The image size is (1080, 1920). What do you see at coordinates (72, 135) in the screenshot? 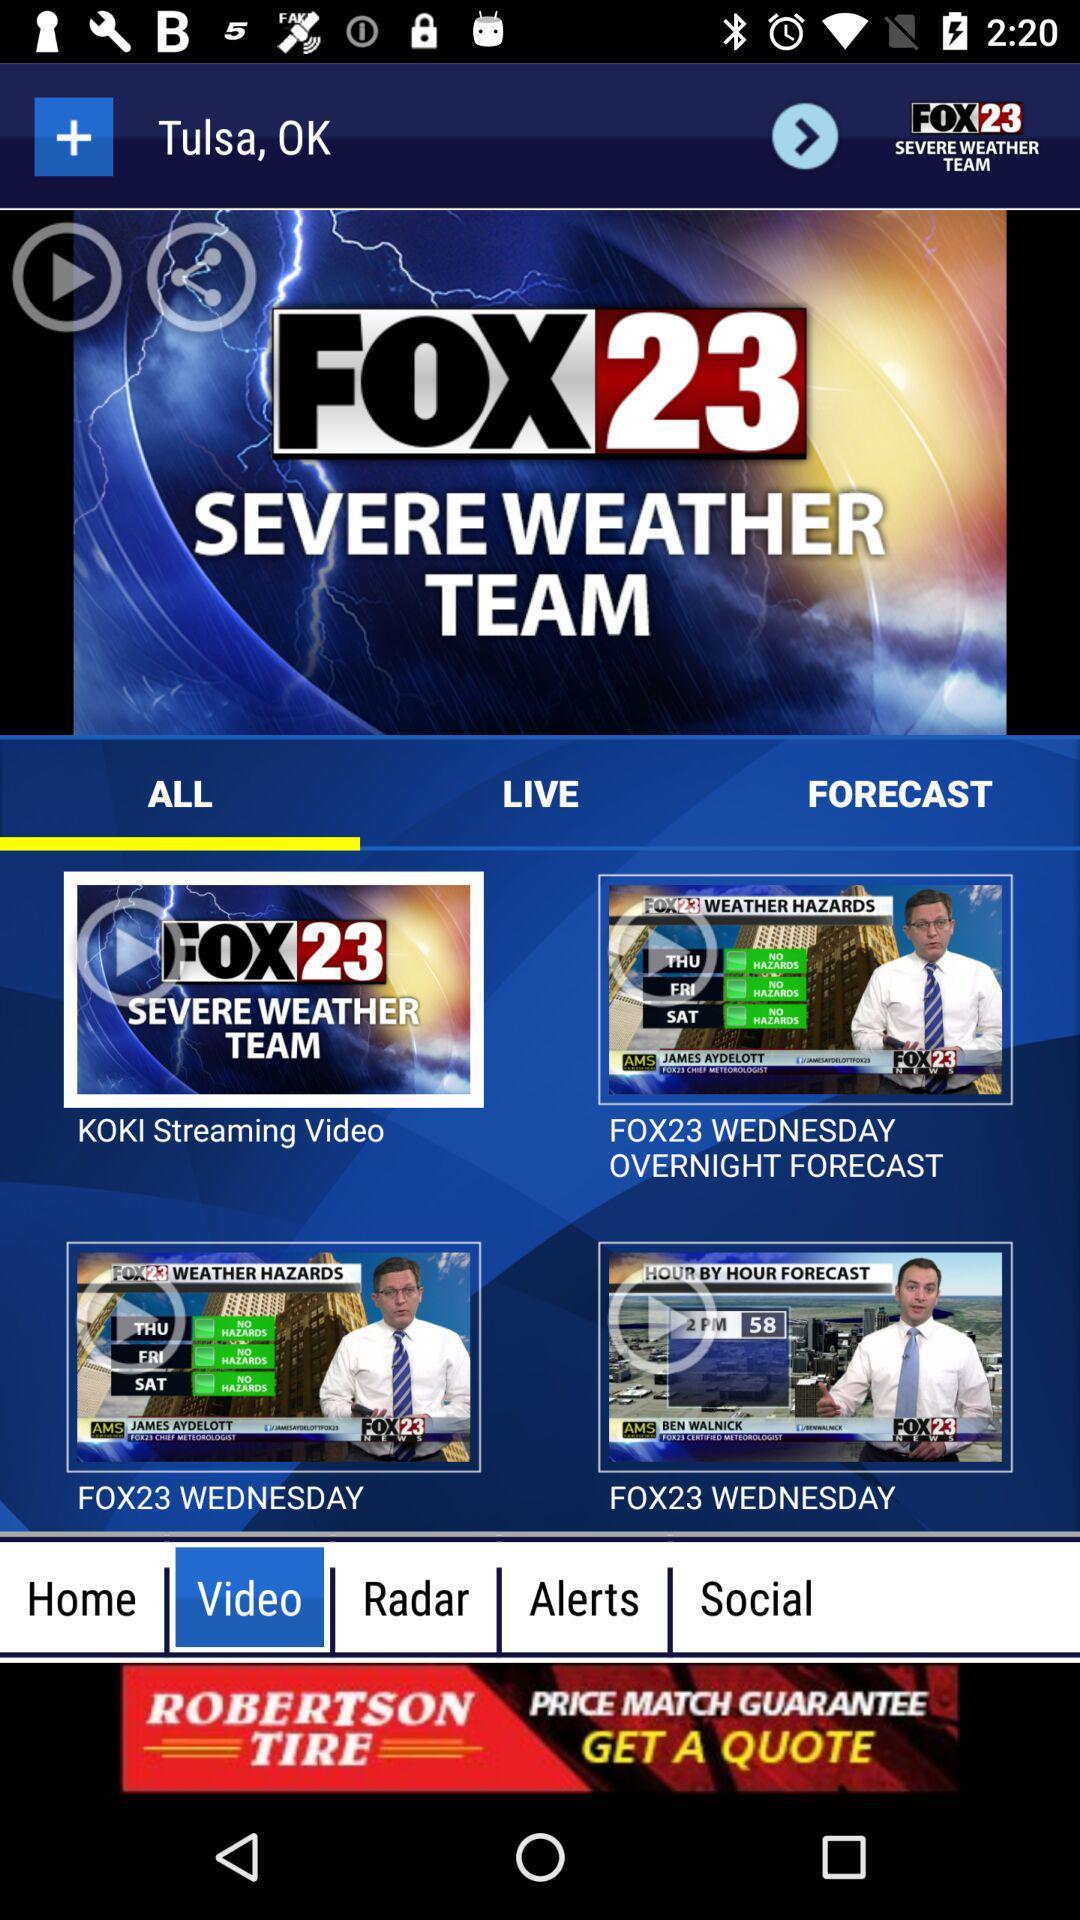
I see `more` at bounding box center [72, 135].